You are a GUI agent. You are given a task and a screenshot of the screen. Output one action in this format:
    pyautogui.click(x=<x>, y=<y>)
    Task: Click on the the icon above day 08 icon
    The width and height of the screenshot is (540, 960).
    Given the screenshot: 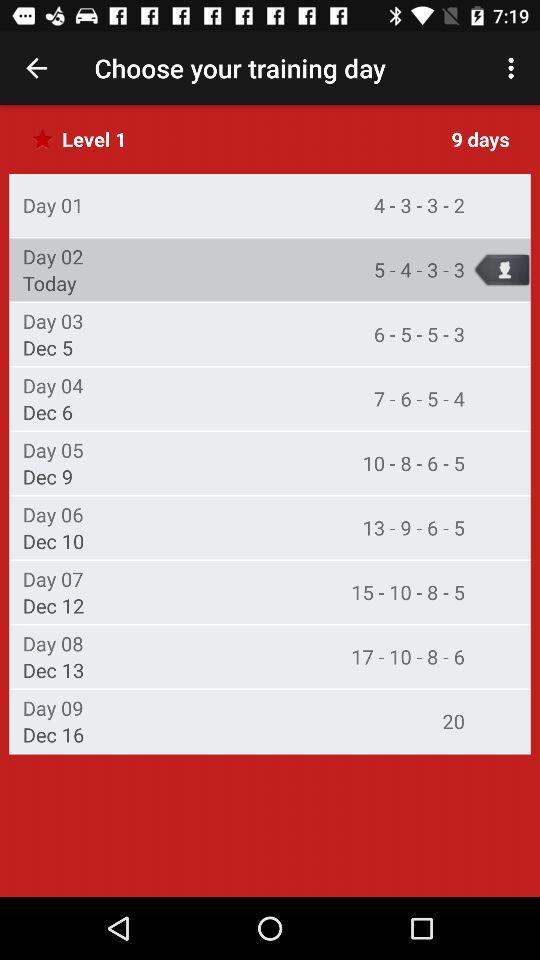 What is the action you would take?
    pyautogui.click(x=53, y=604)
    